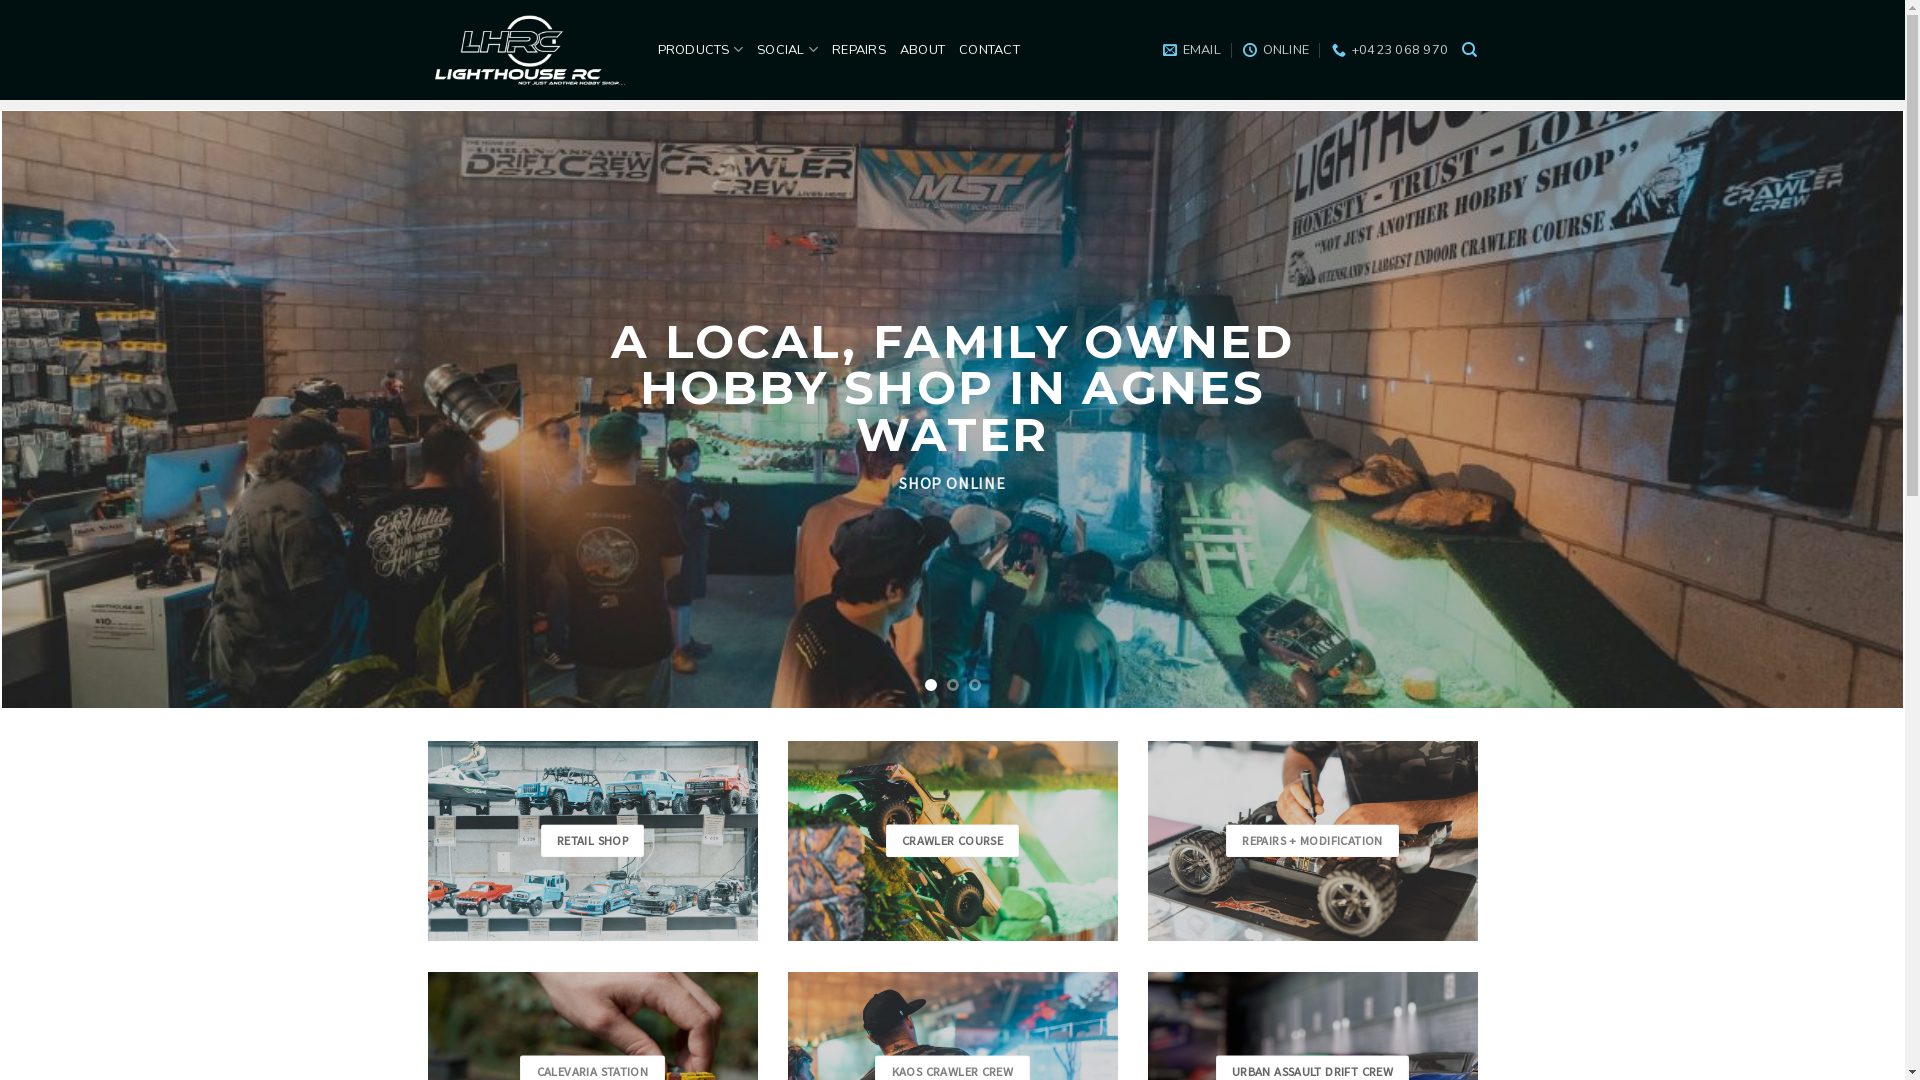  Describe the element at coordinates (426, 49) in the screenshot. I see `'Lighthouse RC - "Not just another Hobby Shop"'` at that location.